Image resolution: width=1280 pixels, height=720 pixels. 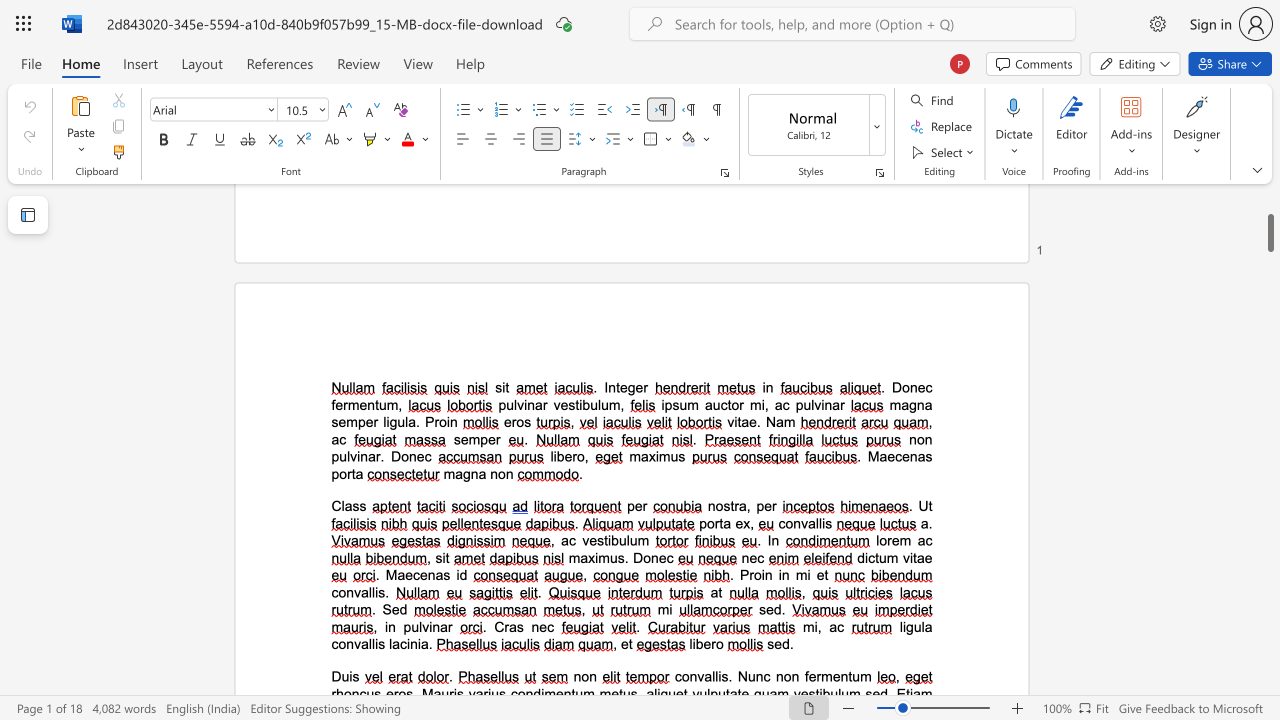 I want to click on the 1th character "o" in the text, so click(x=788, y=522).